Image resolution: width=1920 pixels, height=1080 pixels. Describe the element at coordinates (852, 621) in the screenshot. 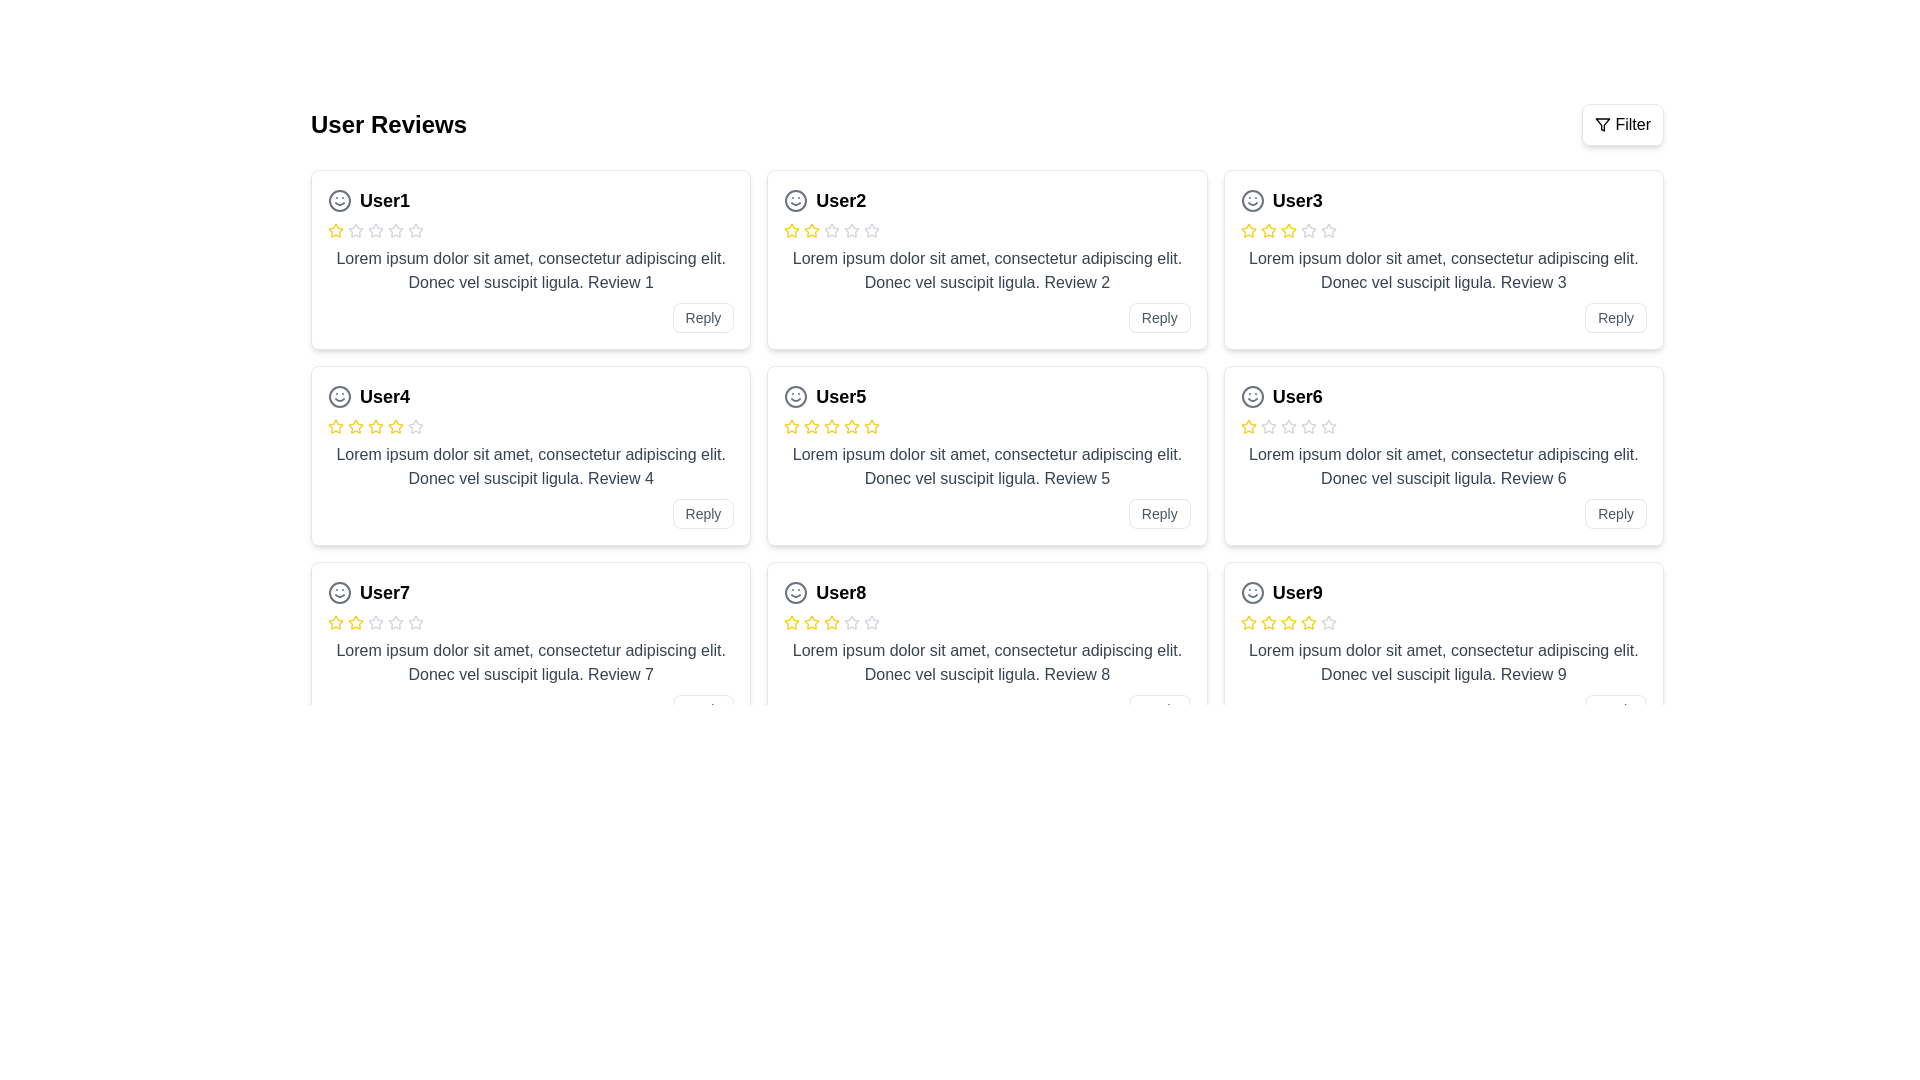

I see `the third star-shaped icon in the rating system of the 'User8' review box` at that location.